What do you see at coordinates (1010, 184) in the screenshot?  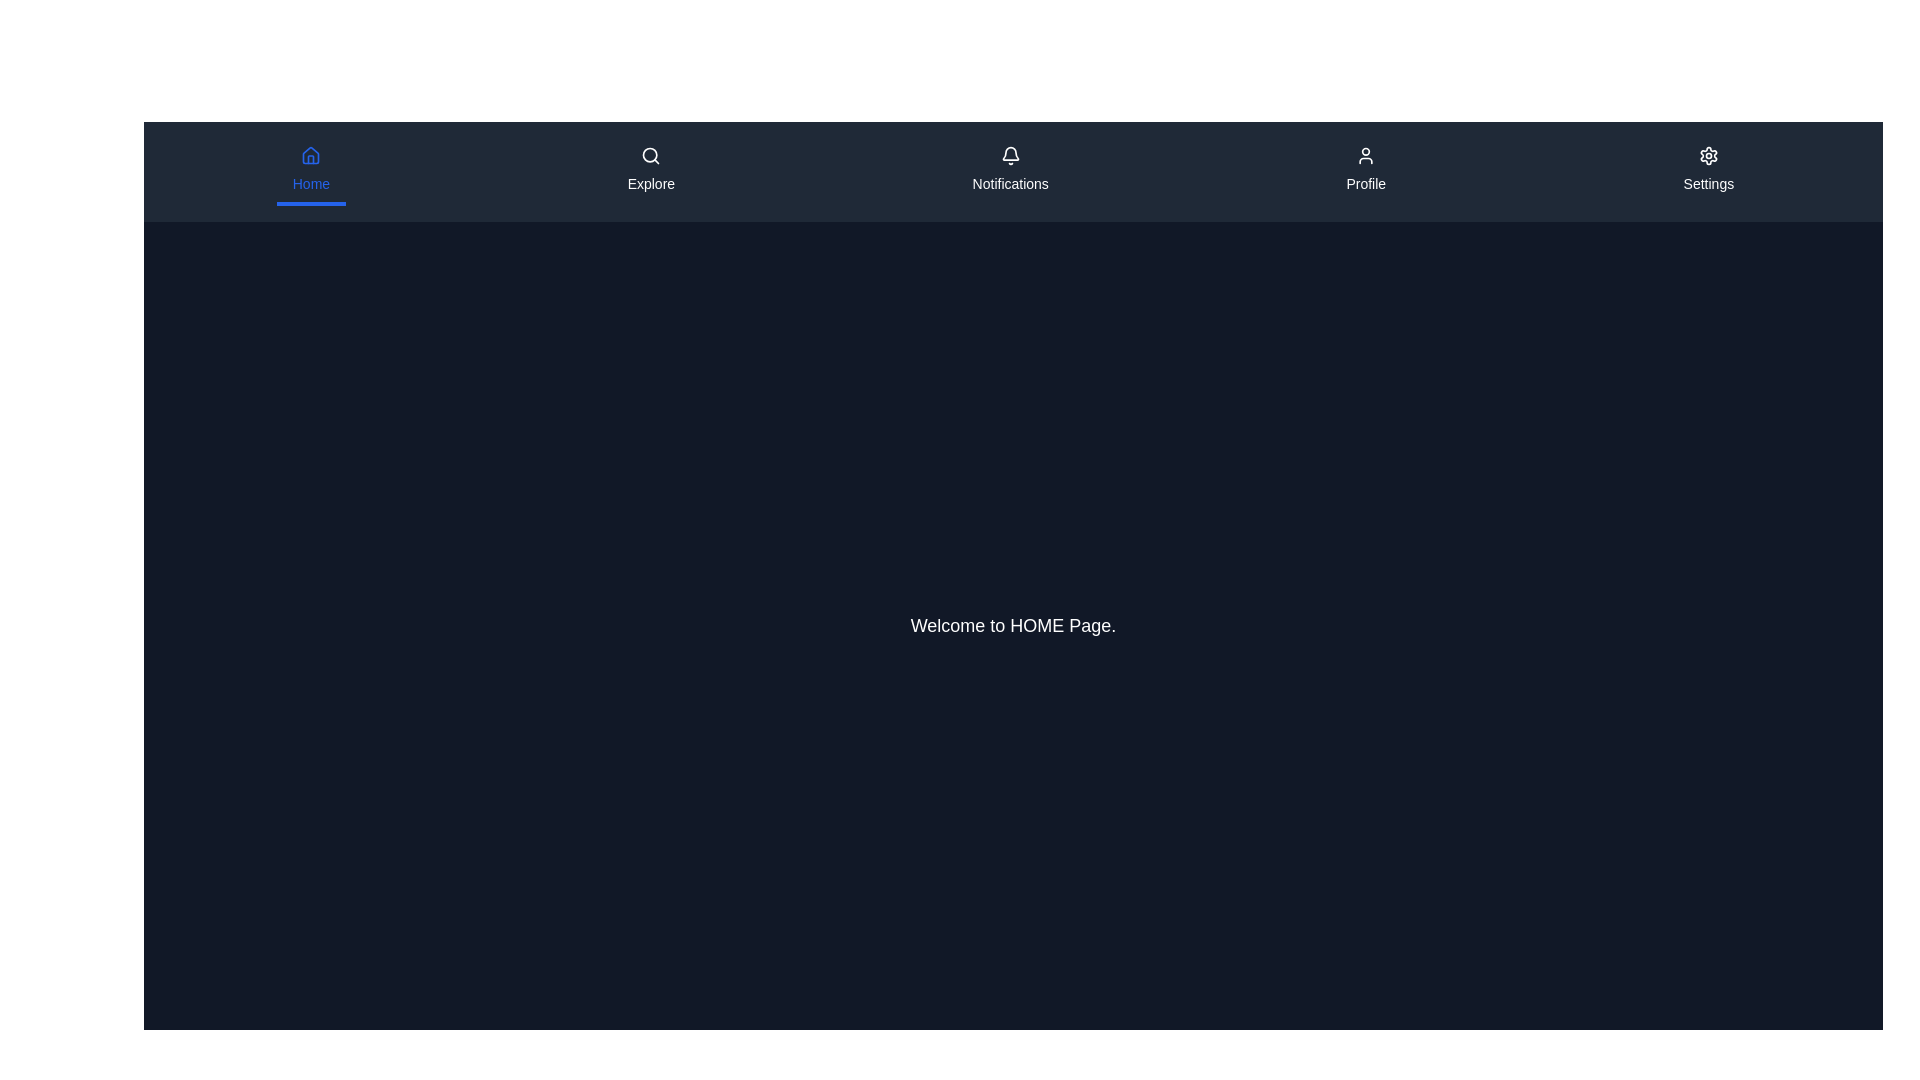 I see `the text label displaying 'Notifications', which is part of the navigation menu located beneath the bell icon` at bounding box center [1010, 184].